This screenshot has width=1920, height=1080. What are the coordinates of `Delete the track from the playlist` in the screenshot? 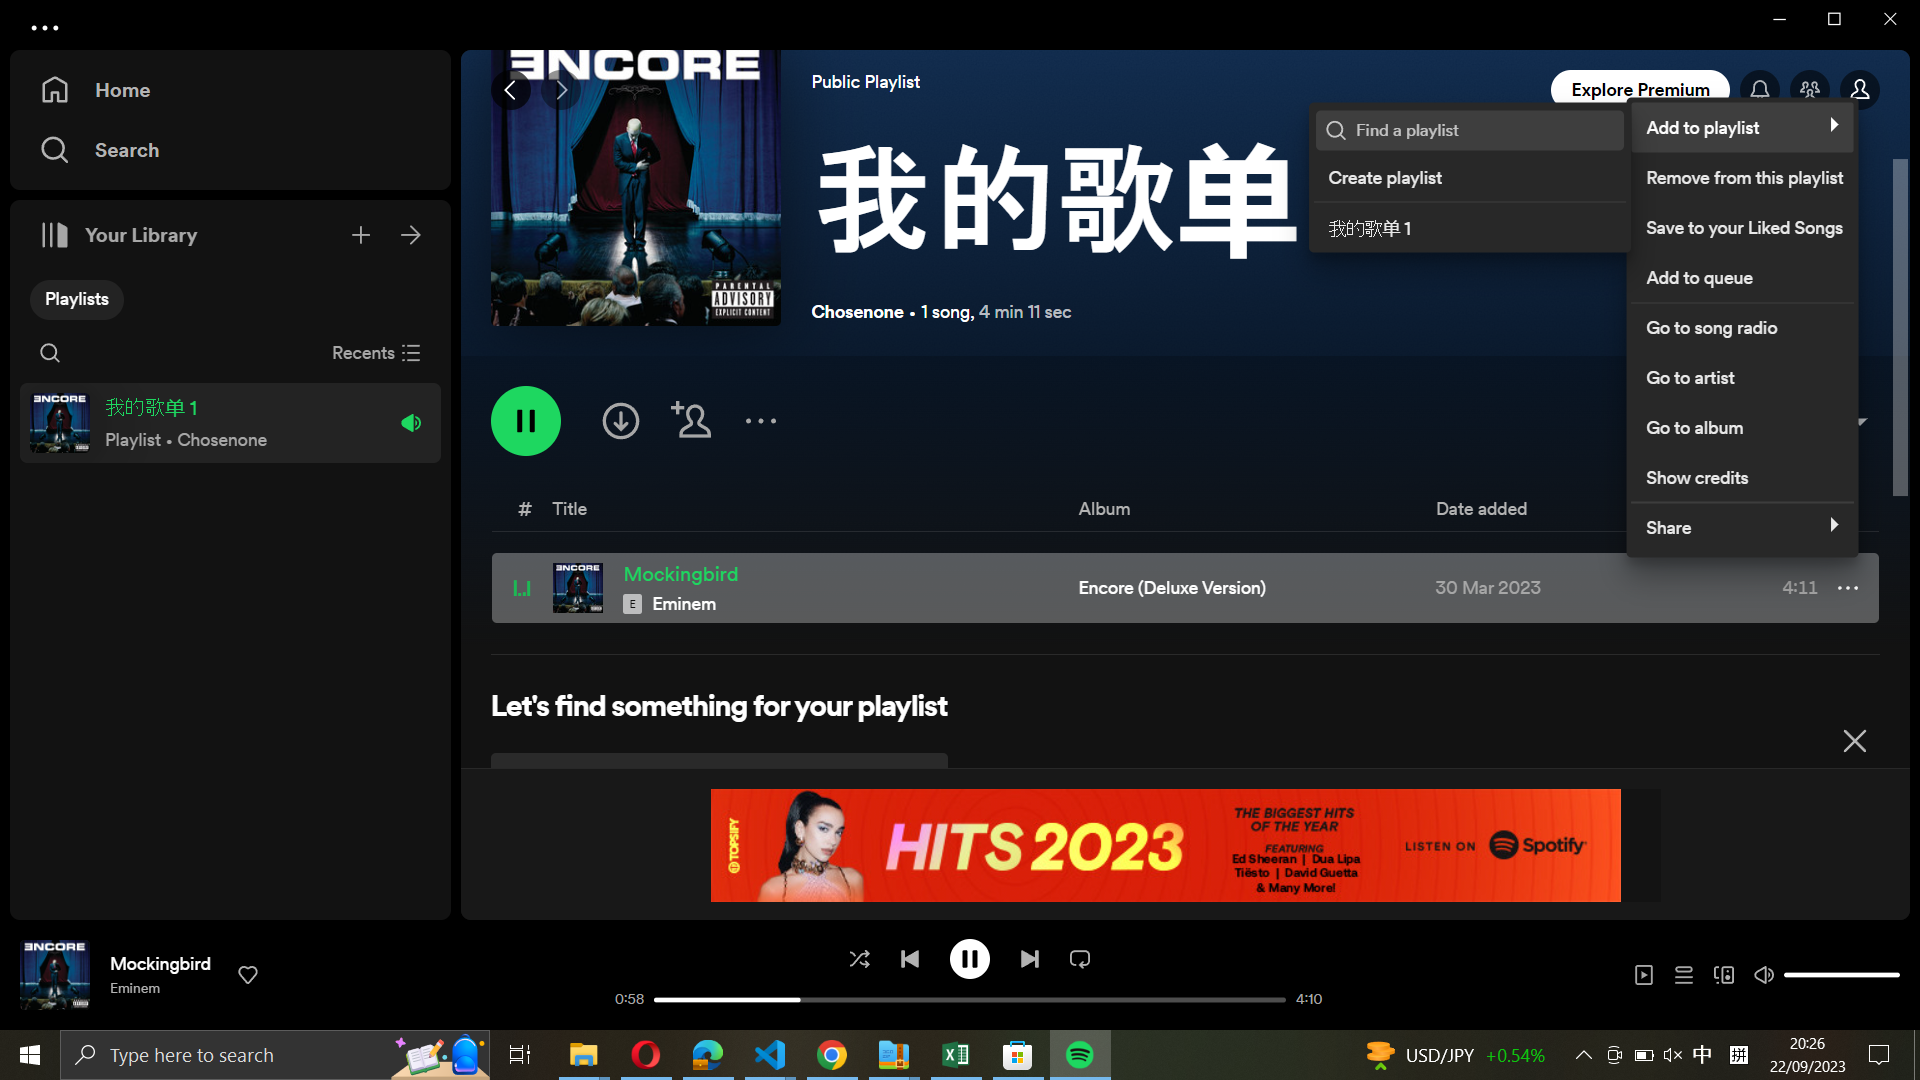 It's located at (1741, 172).